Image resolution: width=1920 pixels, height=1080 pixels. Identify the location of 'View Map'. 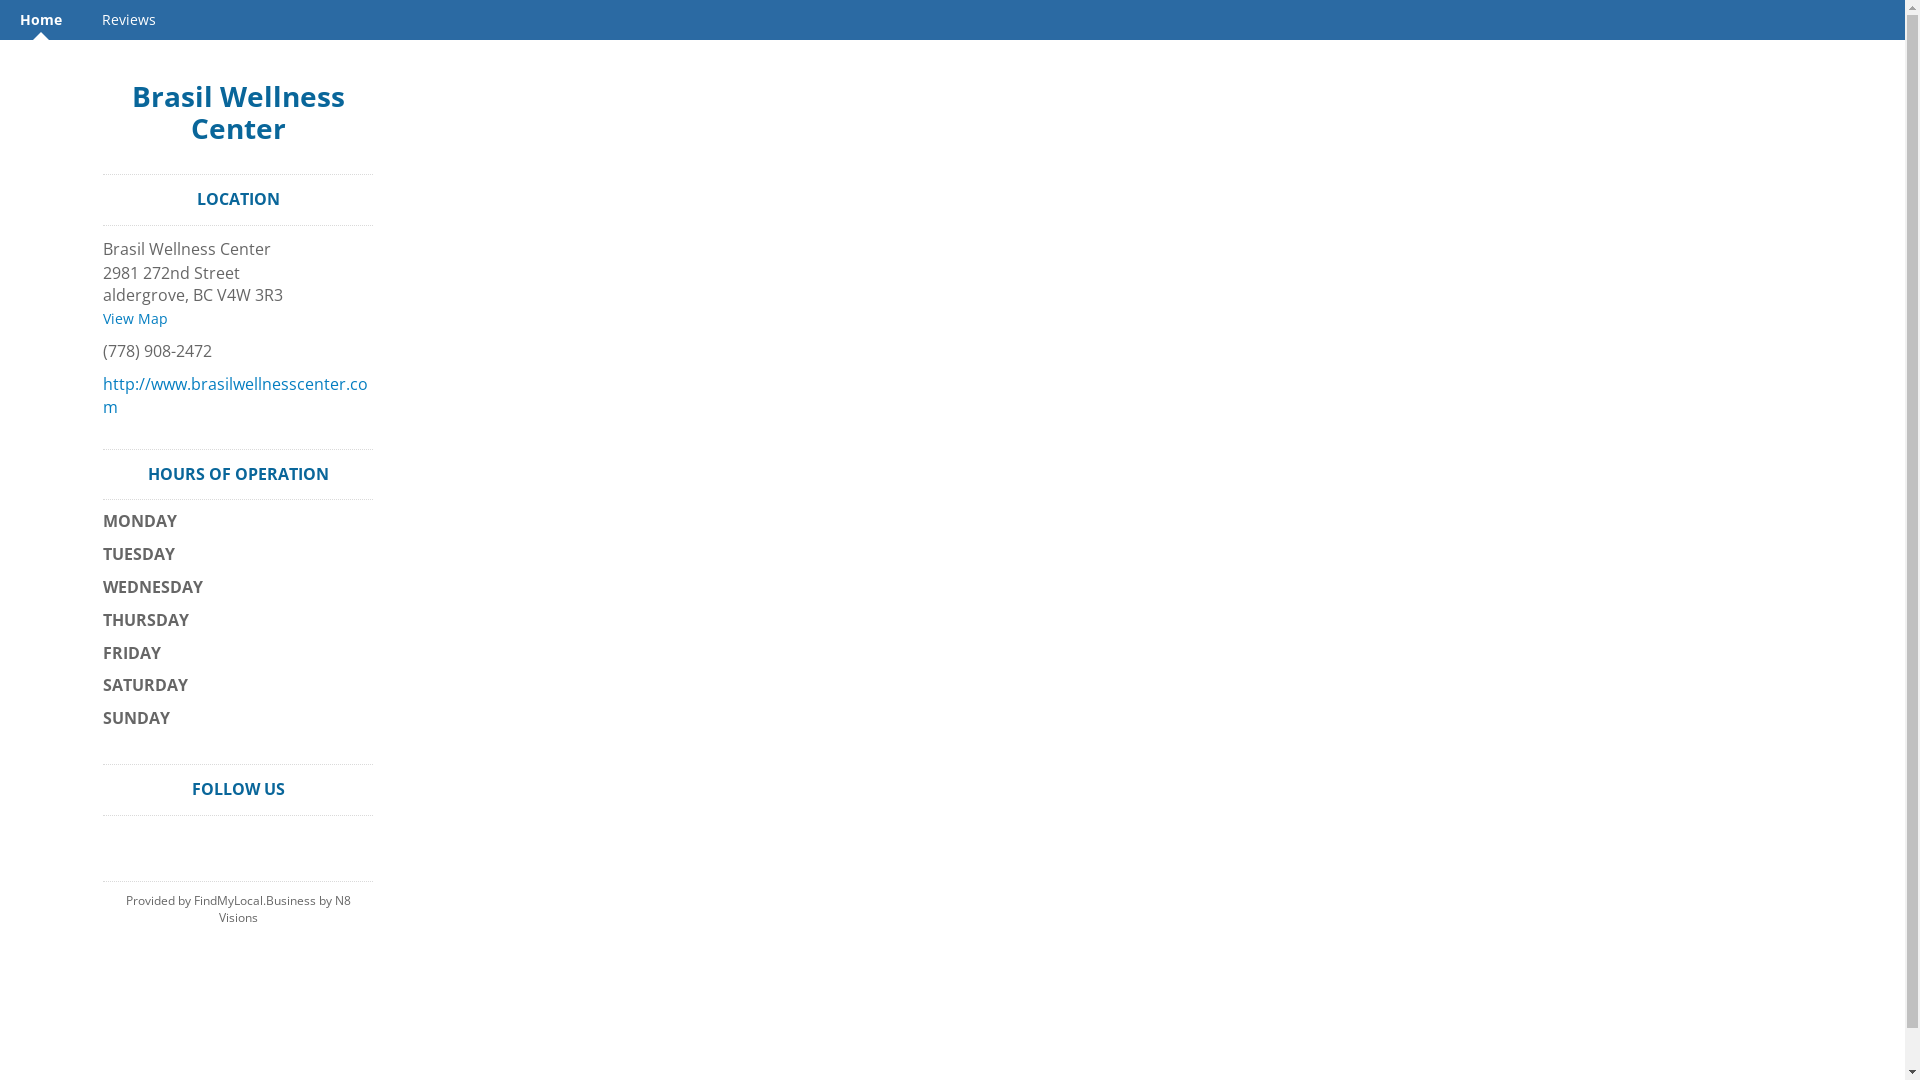
(134, 317).